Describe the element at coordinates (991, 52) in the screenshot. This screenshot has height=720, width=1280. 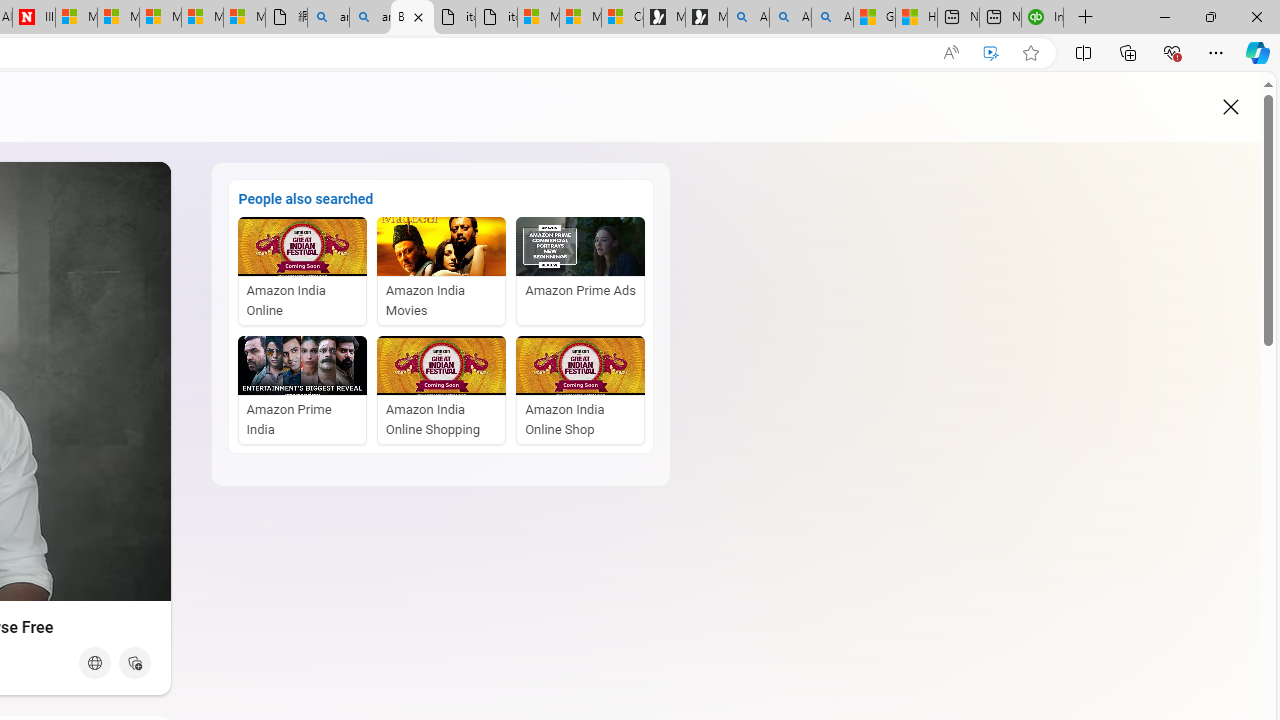
I see `'Enhance video'` at that location.